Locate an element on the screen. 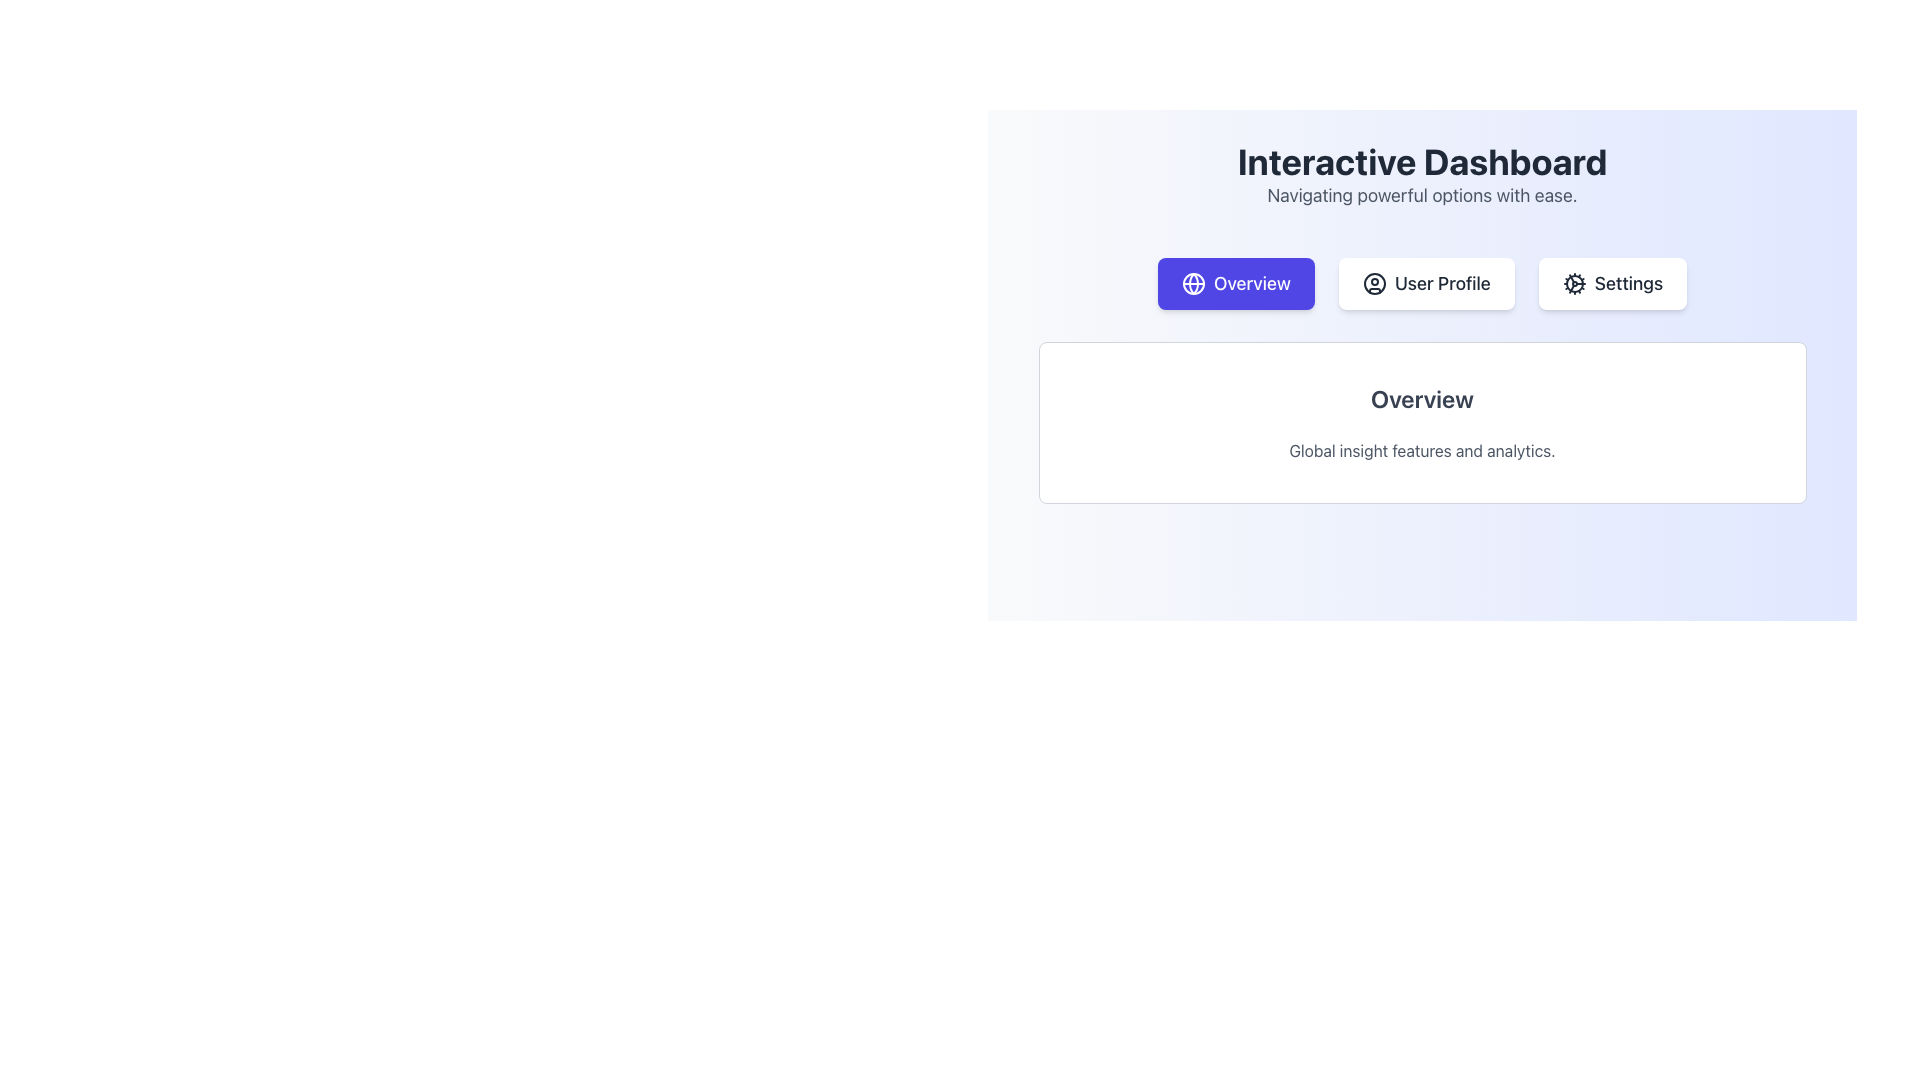 The width and height of the screenshot is (1920, 1080). text content of the Header element titled 'Interactive Dashboard' with the subtitle 'Navigating powerful options with ease.' is located at coordinates (1421, 175).